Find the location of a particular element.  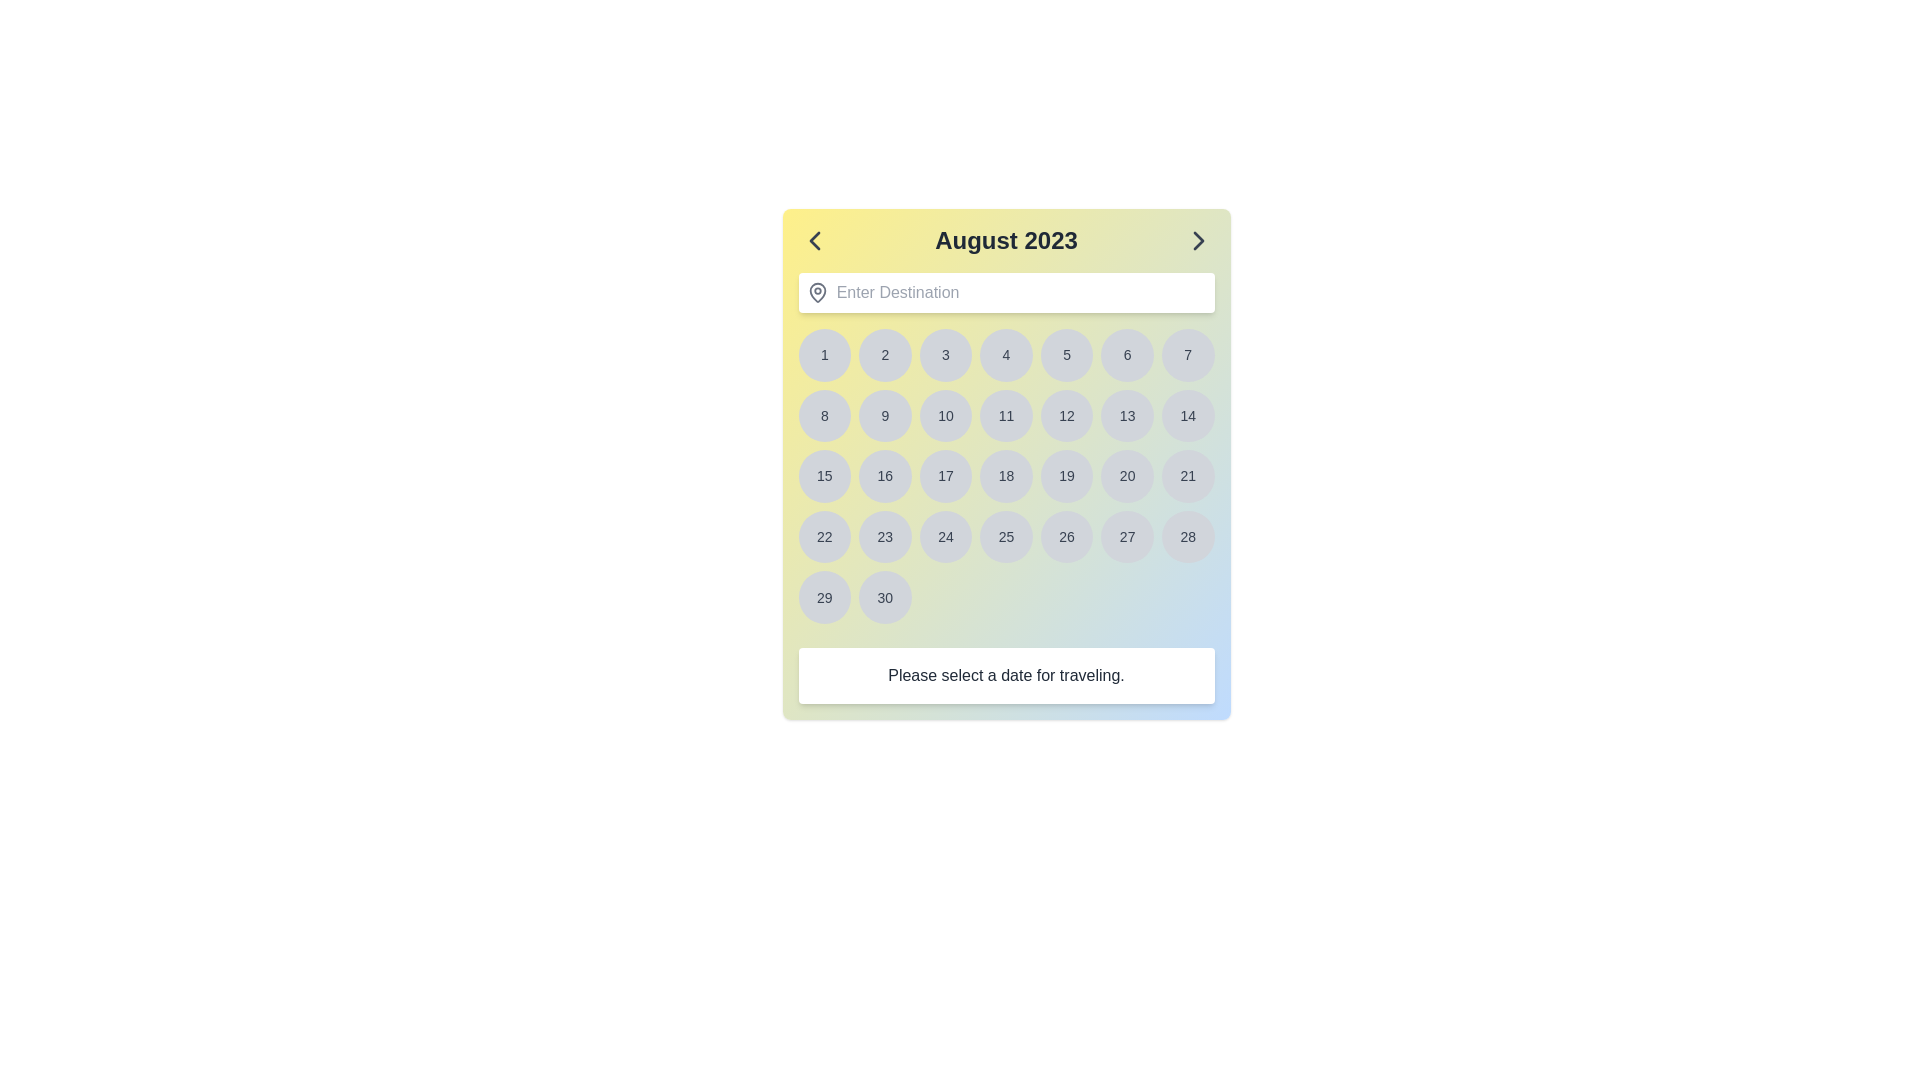

the circular button with a light gray background that contains the number '28' in dark text is located at coordinates (1188, 535).